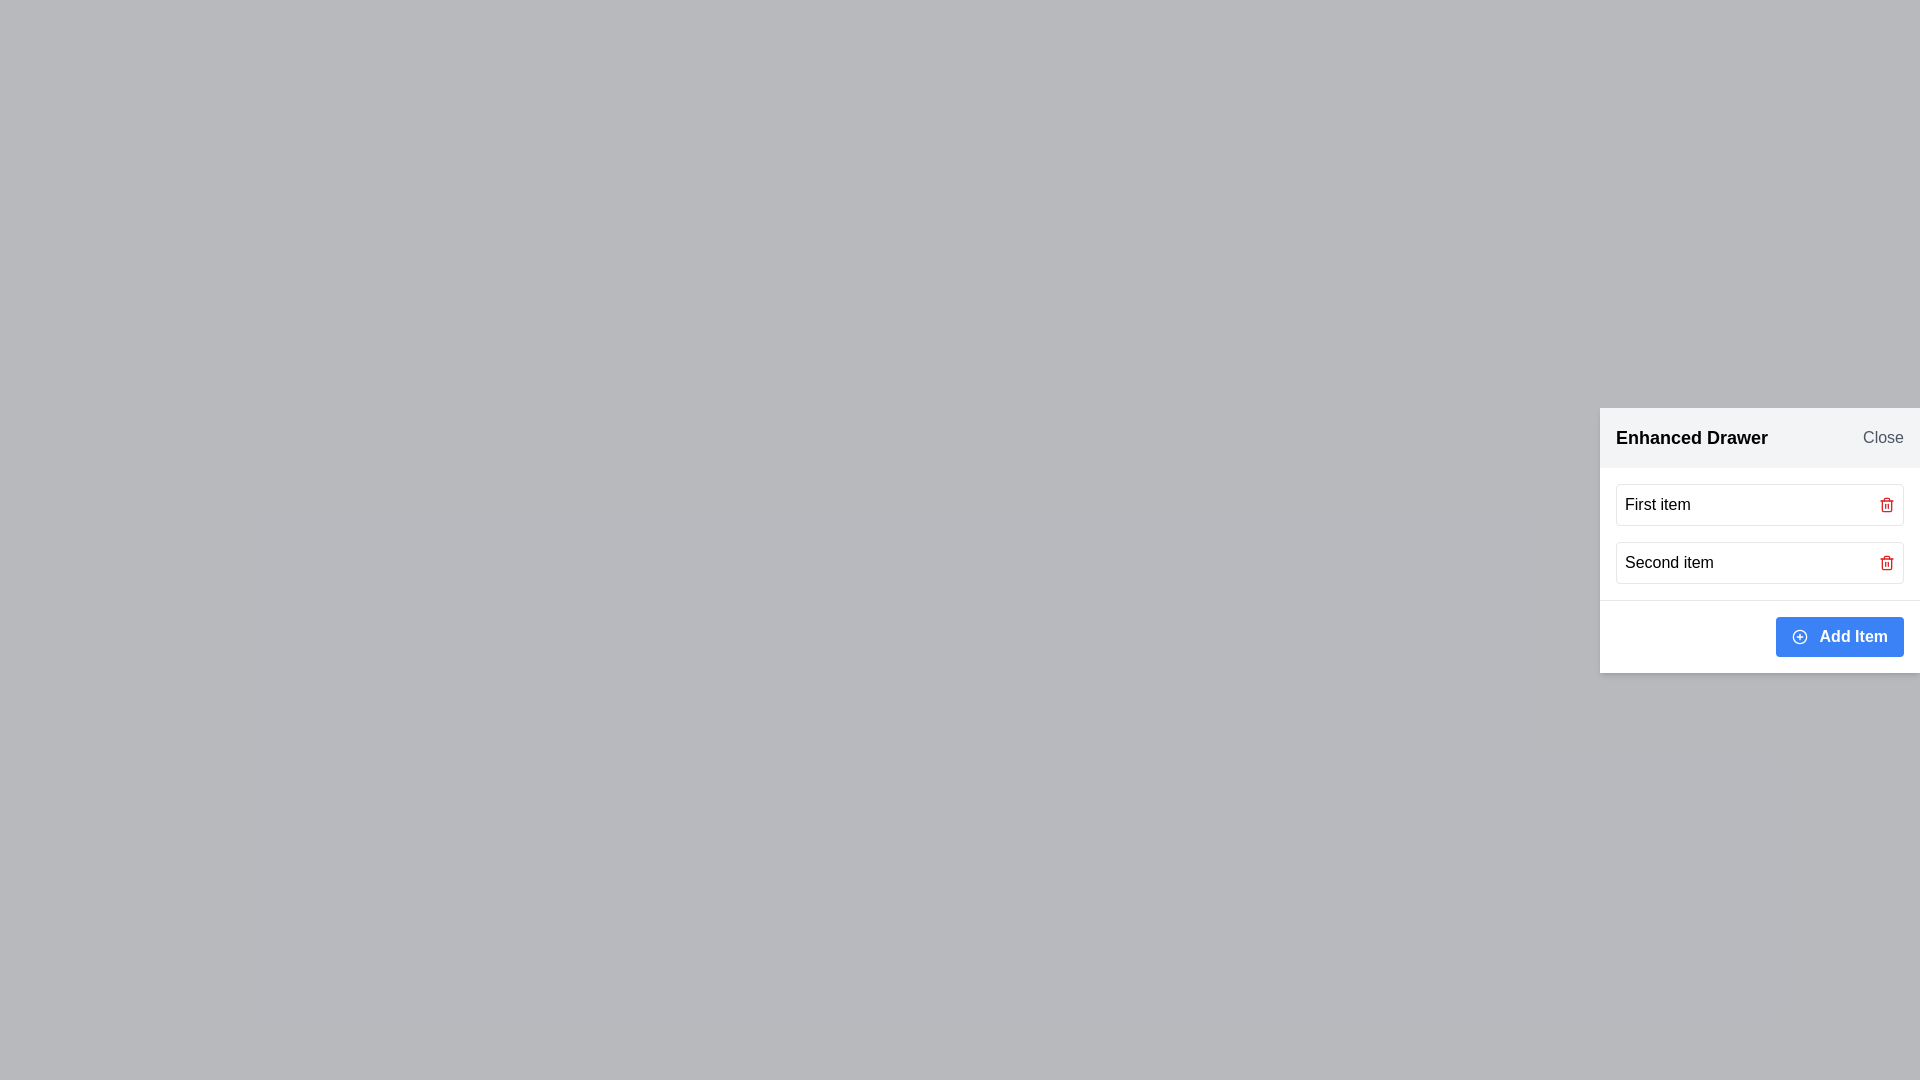 Image resolution: width=1920 pixels, height=1080 pixels. What do you see at coordinates (1839, 636) in the screenshot?
I see `the 'Add Item' button, which is a rectangular button with a bright blue background and white text, located at the bottom of the 'Enhanced Drawer' section` at bounding box center [1839, 636].